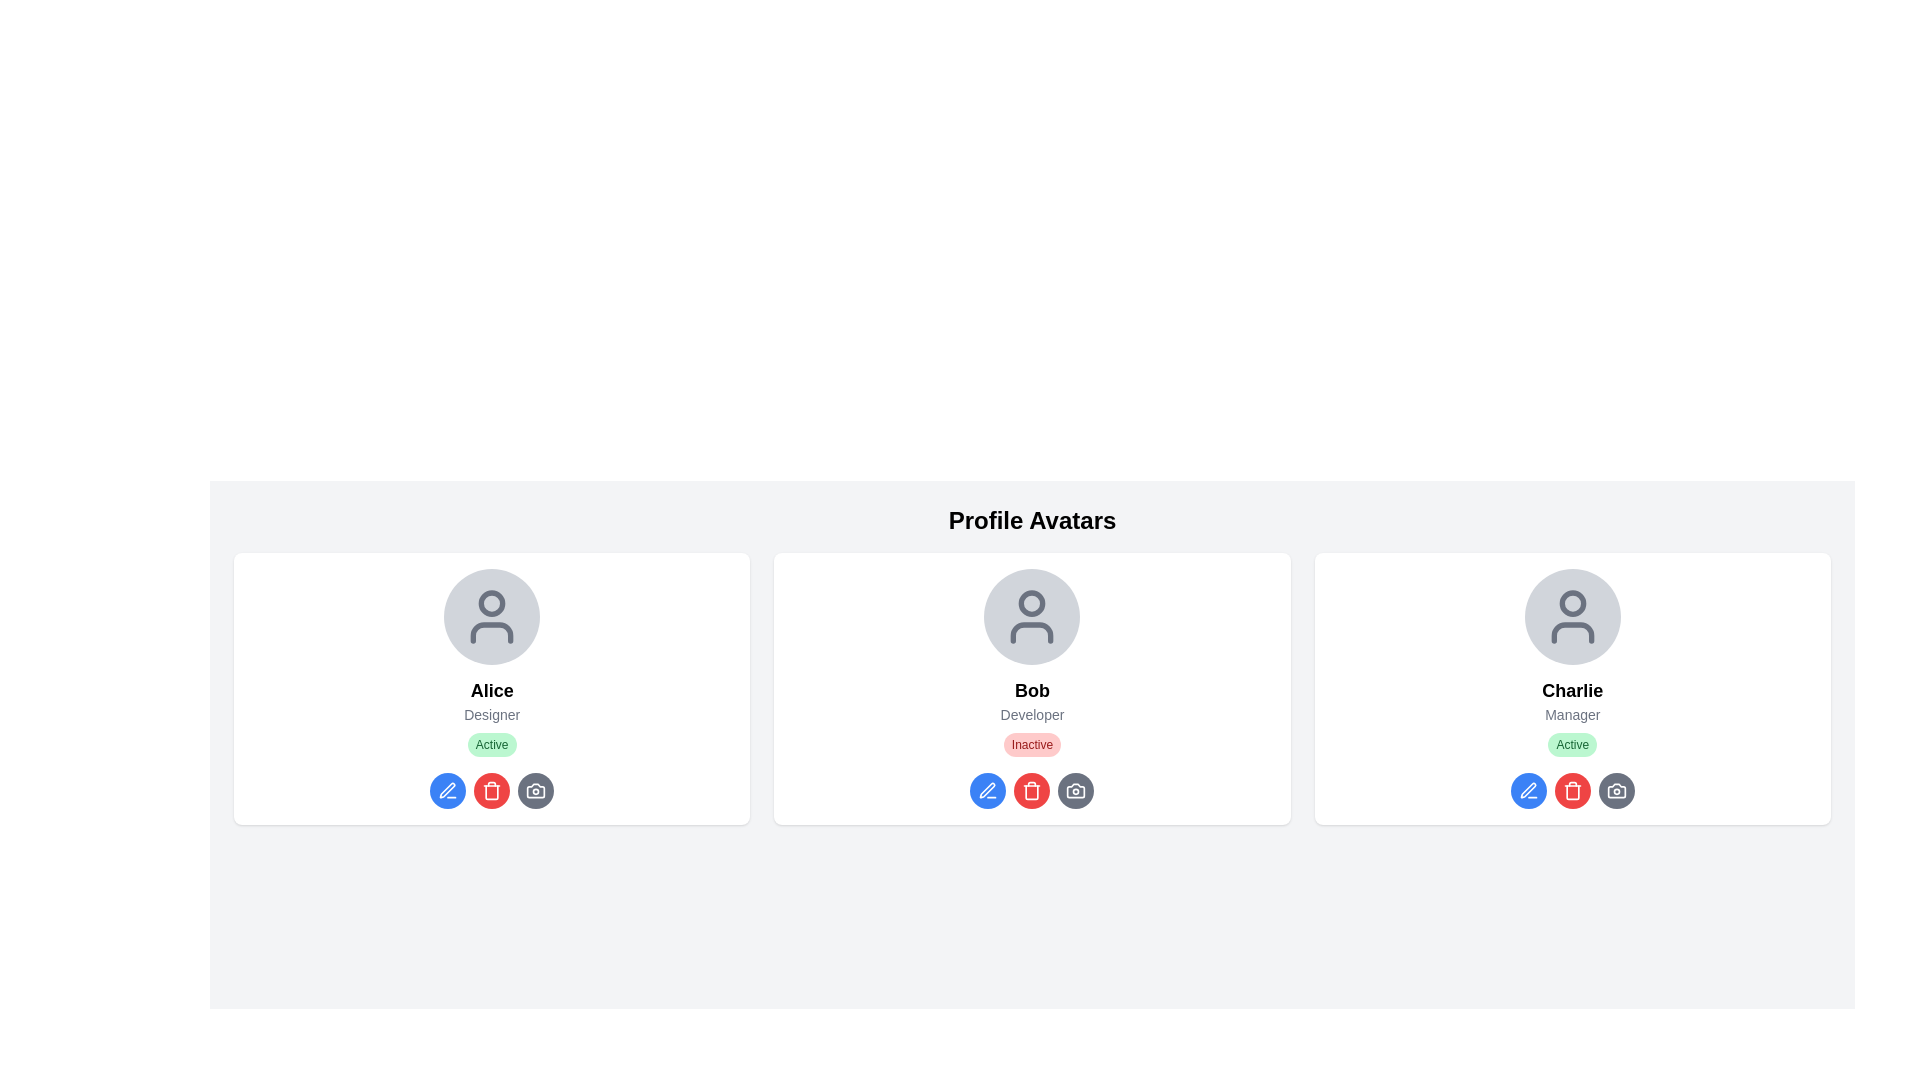  What do you see at coordinates (492, 602) in the screenshot?
I see `the decorative graphical element at the top center of Alice's profile card in the Profile Avatars section` at bounding box center [492, 602].